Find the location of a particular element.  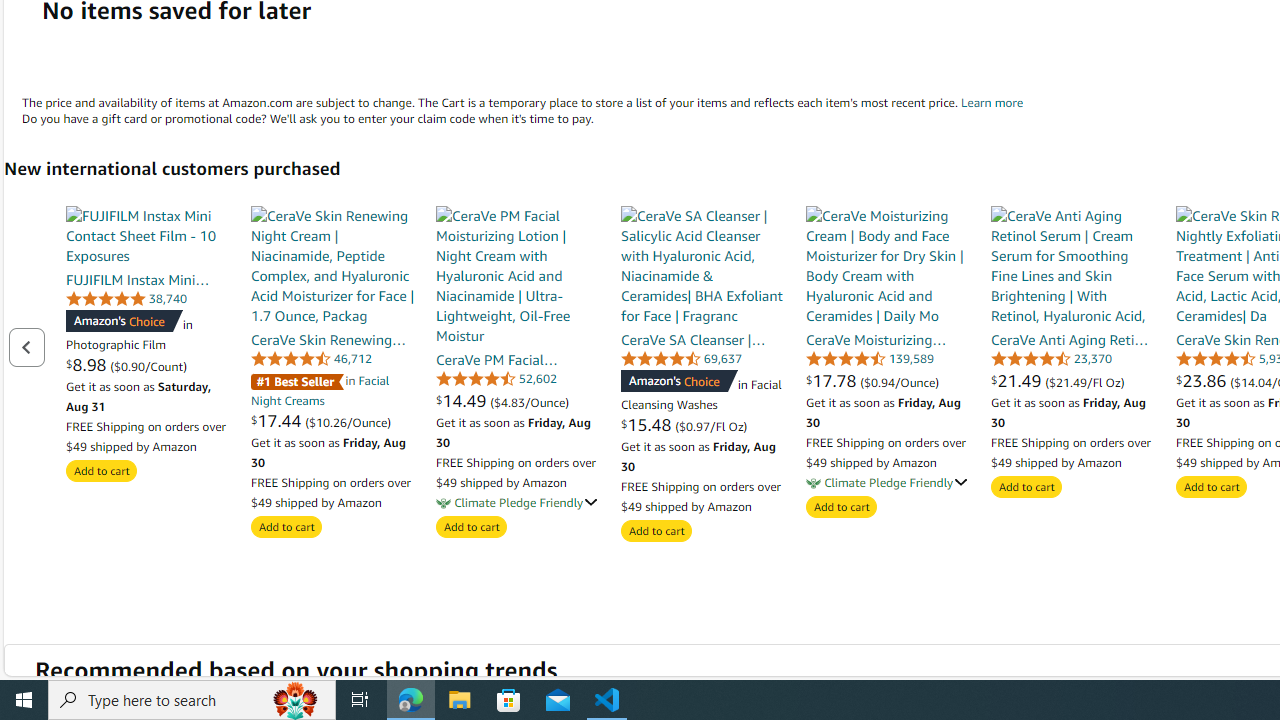

'FUJIFILM Instax Mini Contact Sheet Film - 10 Exposures' is located at coordinates (147, 234).